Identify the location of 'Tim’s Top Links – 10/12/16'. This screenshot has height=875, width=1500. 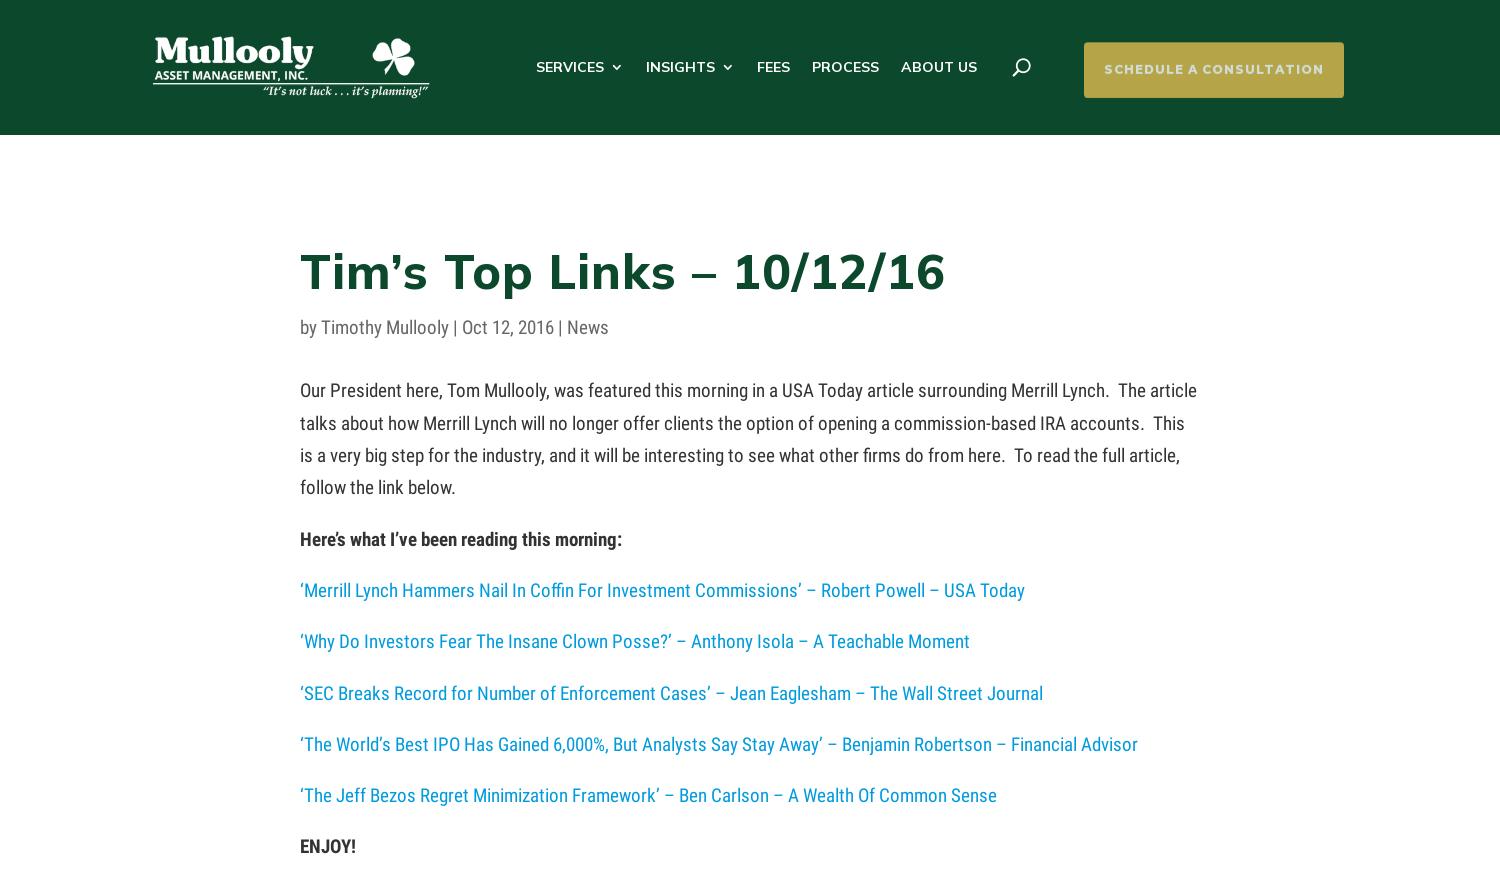
(621, 269).